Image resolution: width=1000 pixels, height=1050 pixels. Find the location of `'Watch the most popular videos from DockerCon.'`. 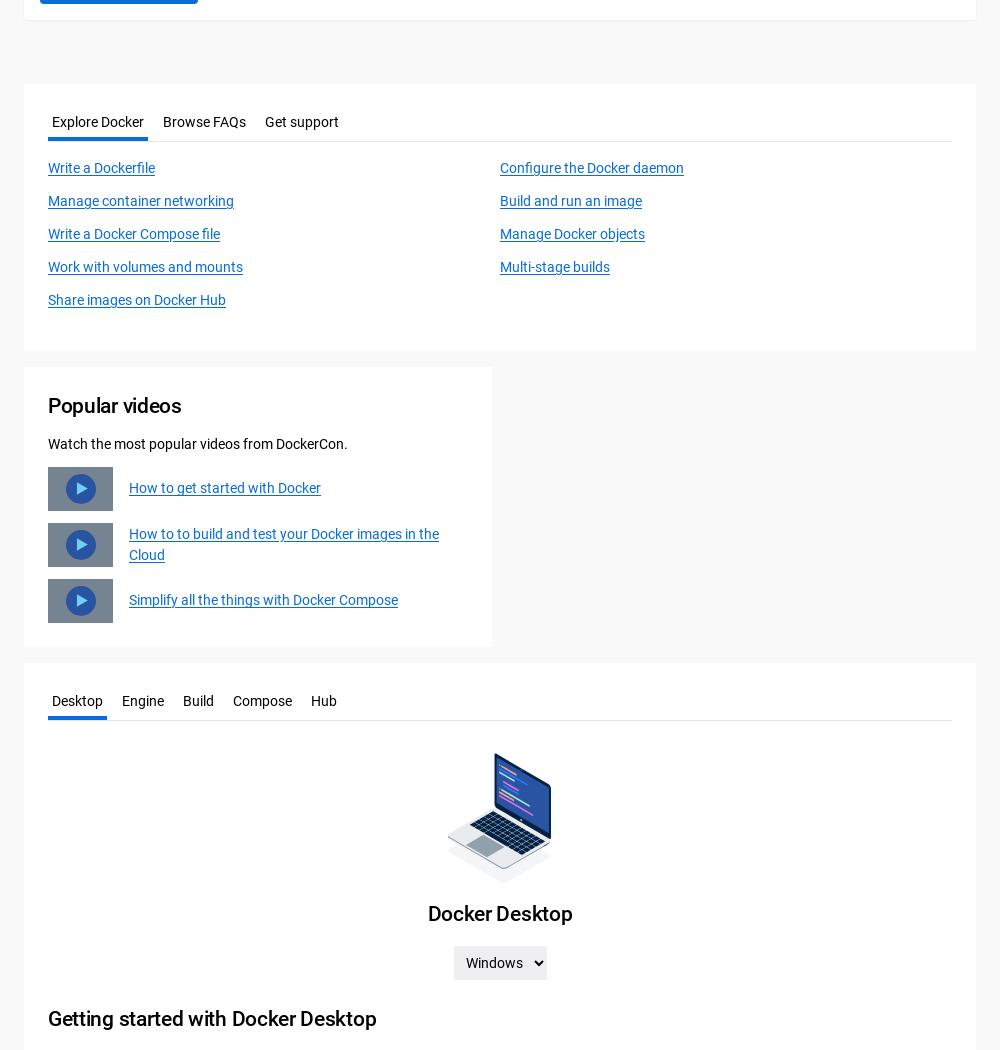

'Watch the most popular videos from DockerCon.' is located at coordinates (48, 441).